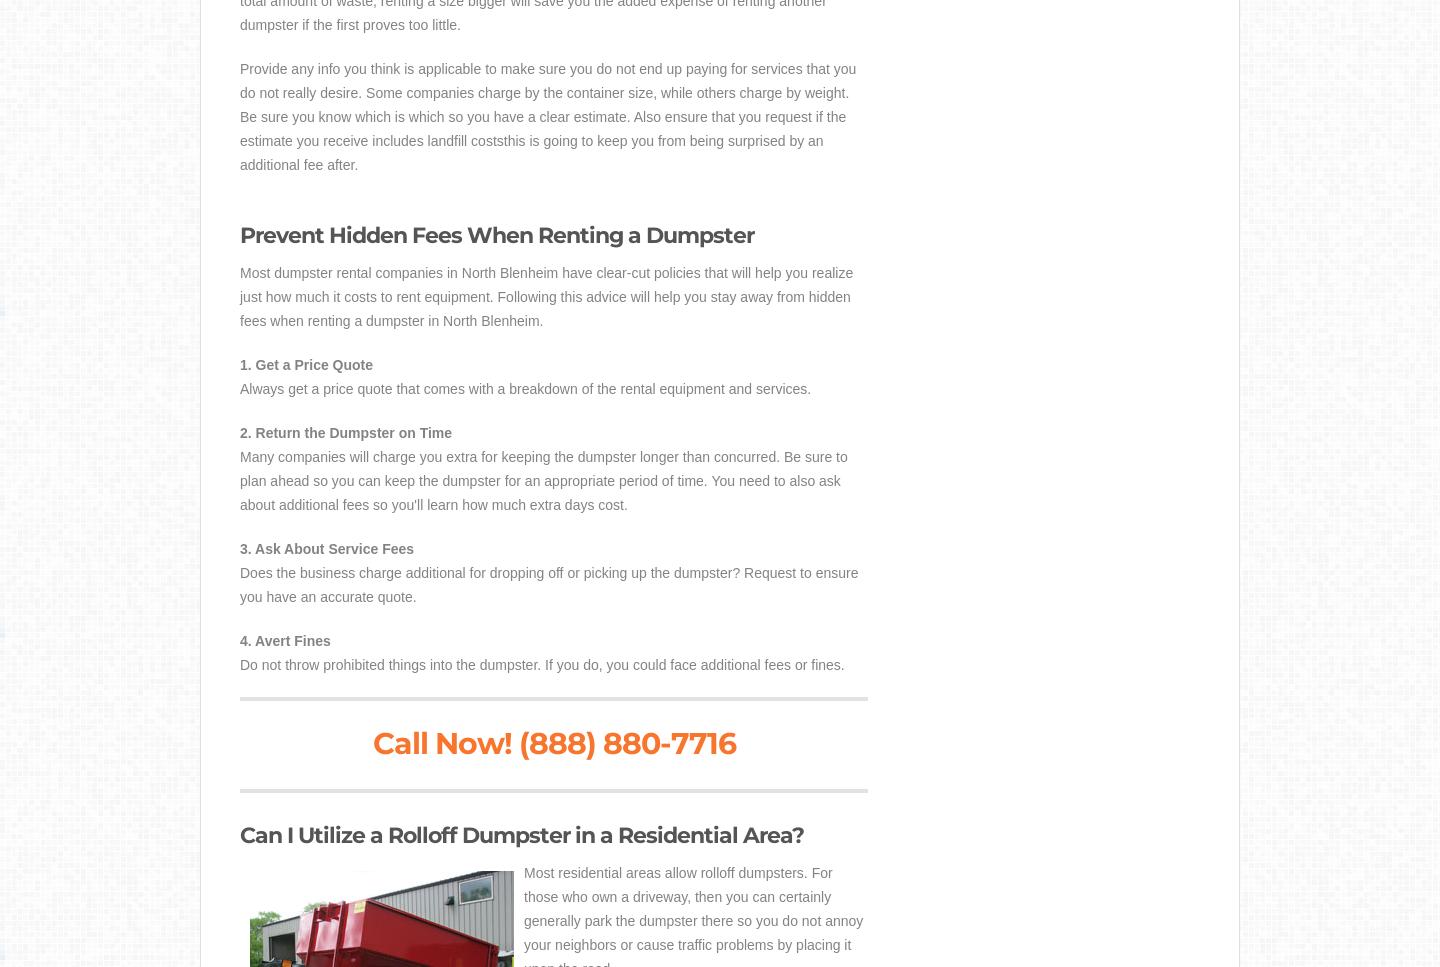 The image size is (1440, 967). I want to click on 'Most dumpster rental companies in North Blenheim have clear-cut policies that will help you realize just how much it costs to rent equipment. Following this advice will help you stay away from hidden fees when renting a dumpster in North Blenheim.', so click(546, 295).